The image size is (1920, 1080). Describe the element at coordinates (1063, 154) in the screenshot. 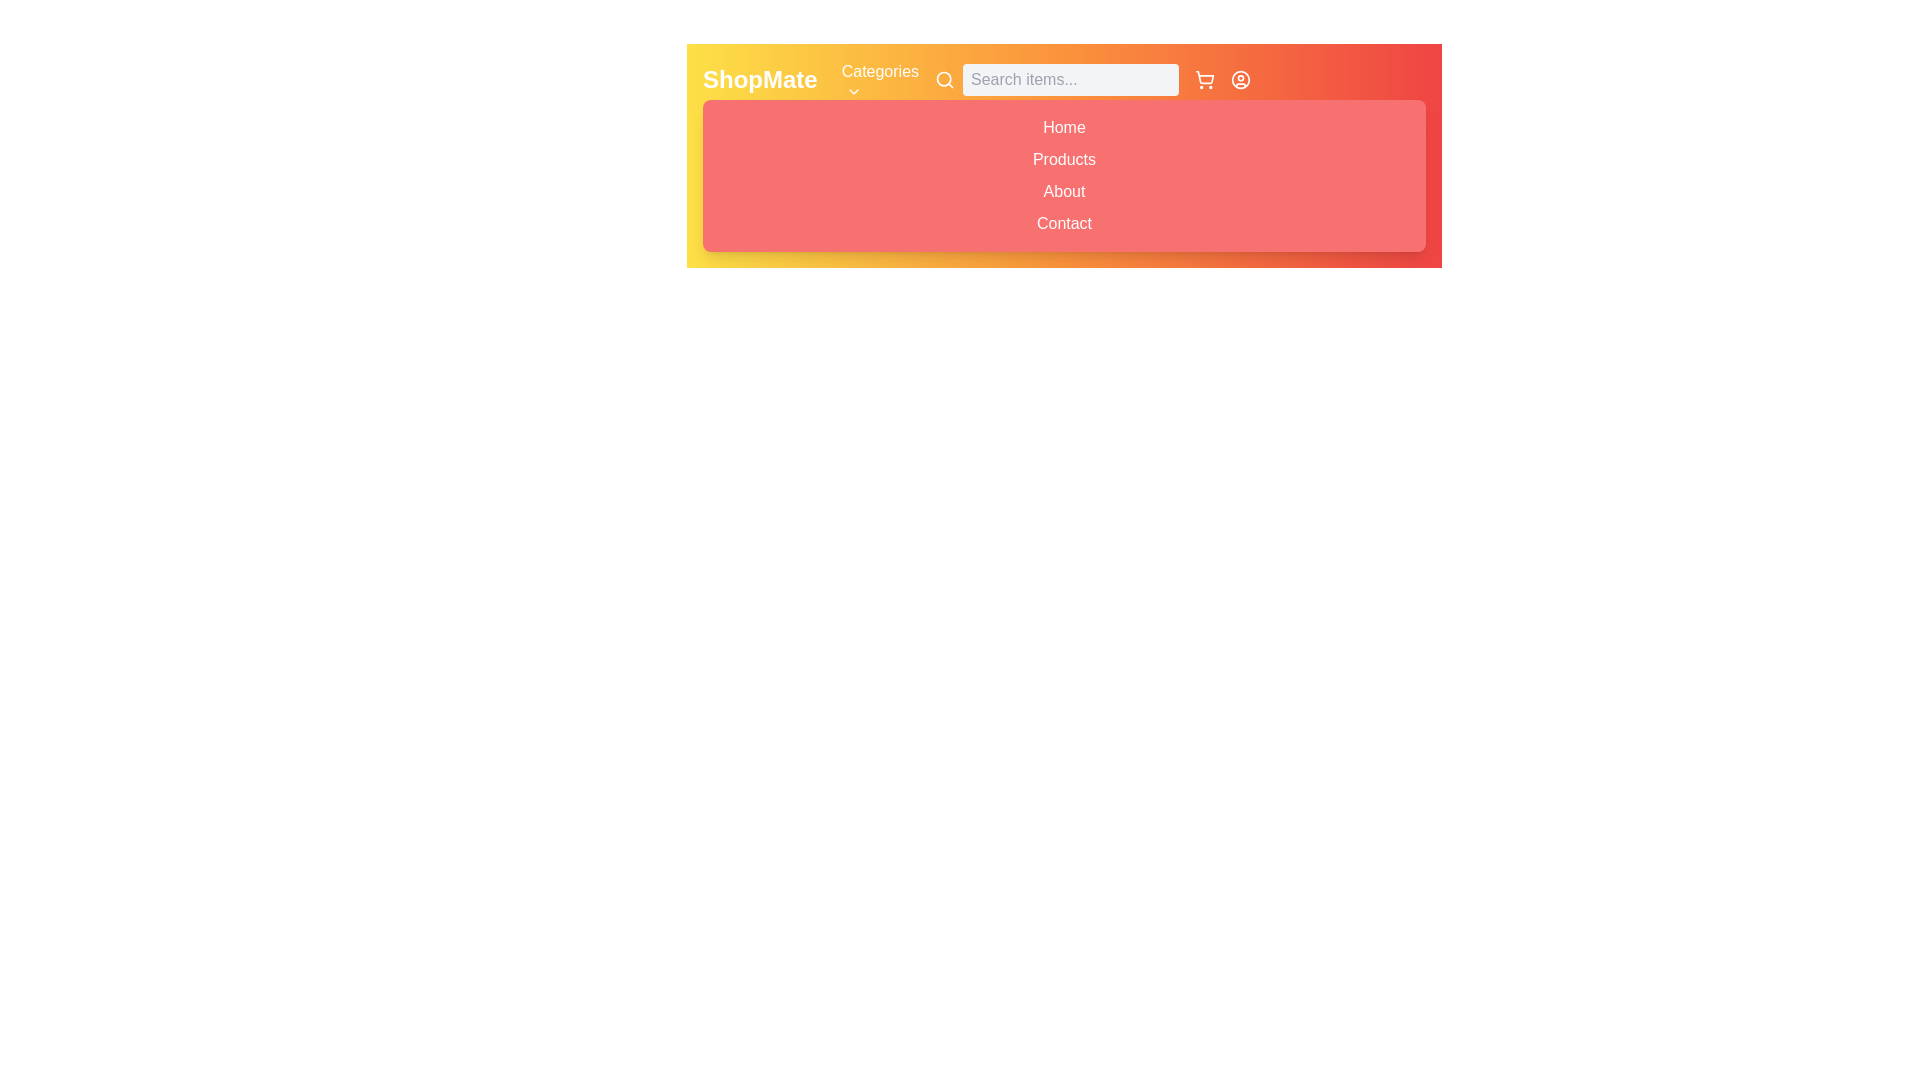

I see `the interactive icons or elements in the Navigation Menu positioned at the top of the application layout` at that location.